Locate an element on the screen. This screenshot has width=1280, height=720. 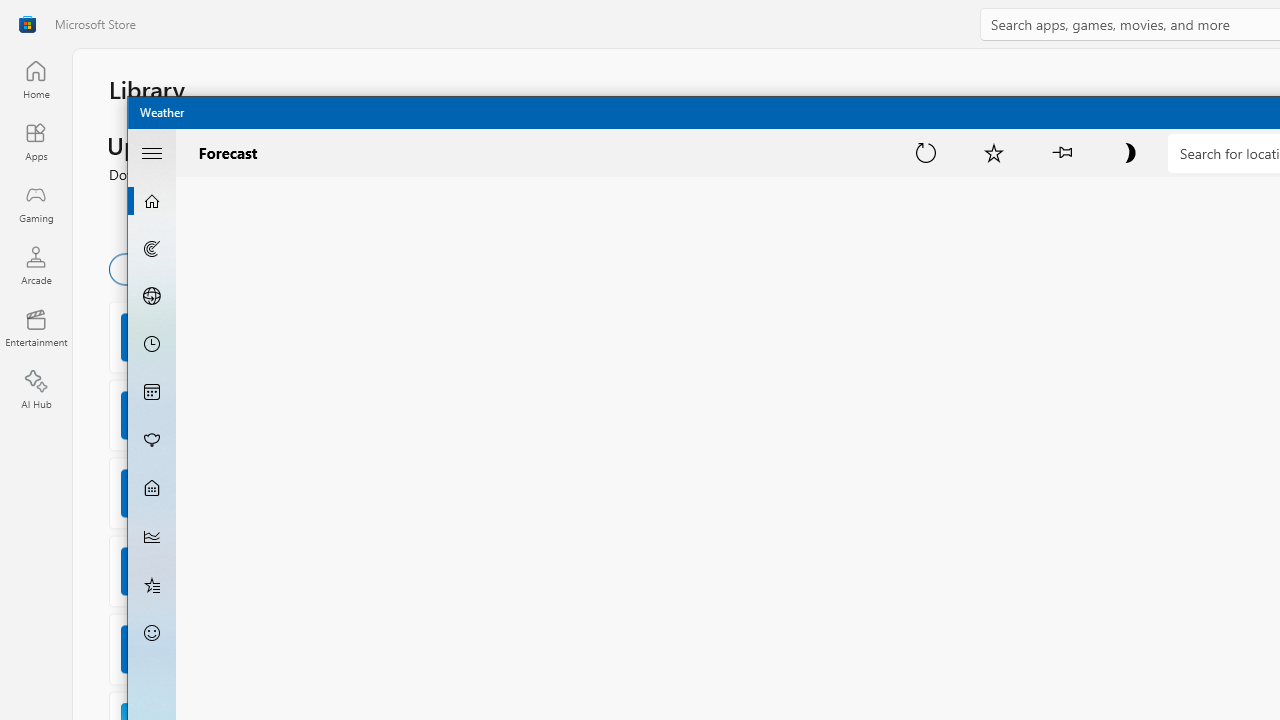
'Gaming' is located at coordinates (35, 203).